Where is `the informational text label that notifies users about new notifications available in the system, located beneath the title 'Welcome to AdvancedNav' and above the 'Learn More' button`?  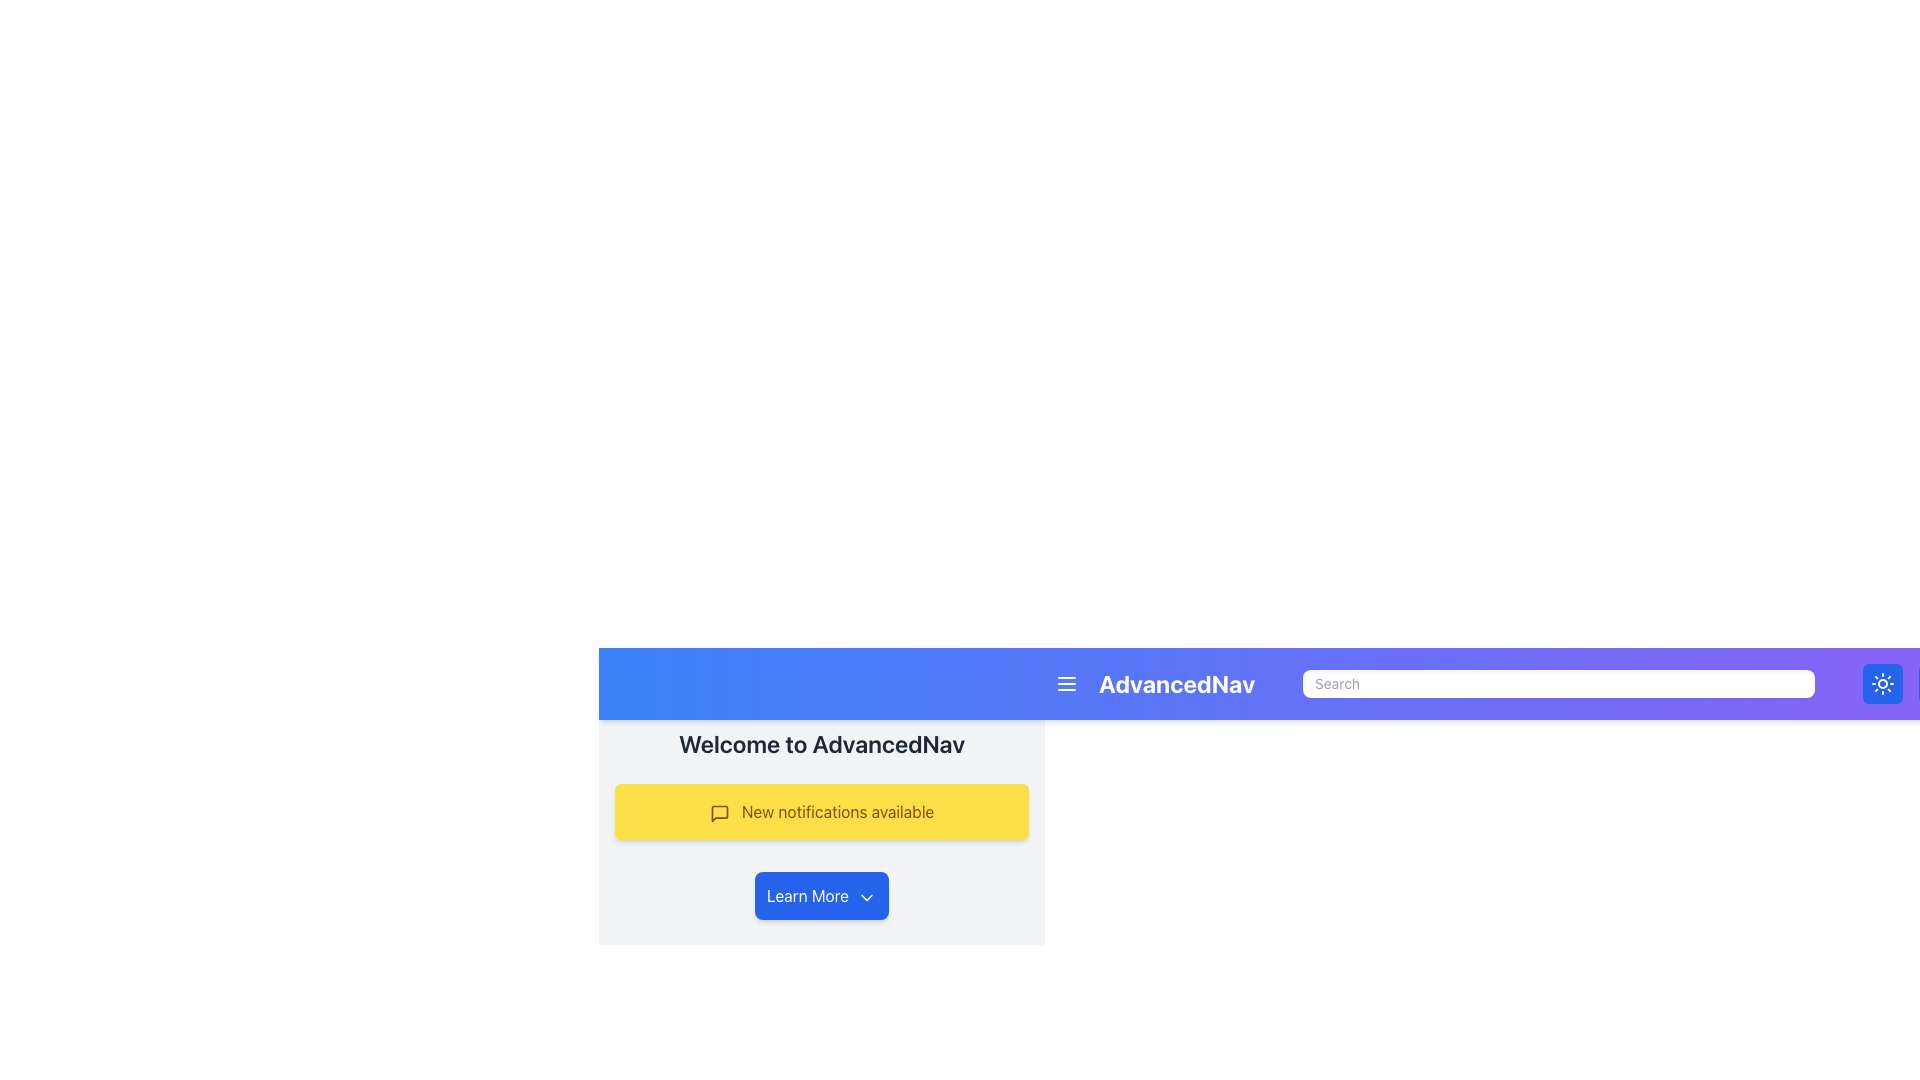
the informational text label that notifies users about new notifications available in the system, located beneath the title 'Welcome to AdvancedNav' and above the 'Learn More' button is located at coordinates (821, 812).